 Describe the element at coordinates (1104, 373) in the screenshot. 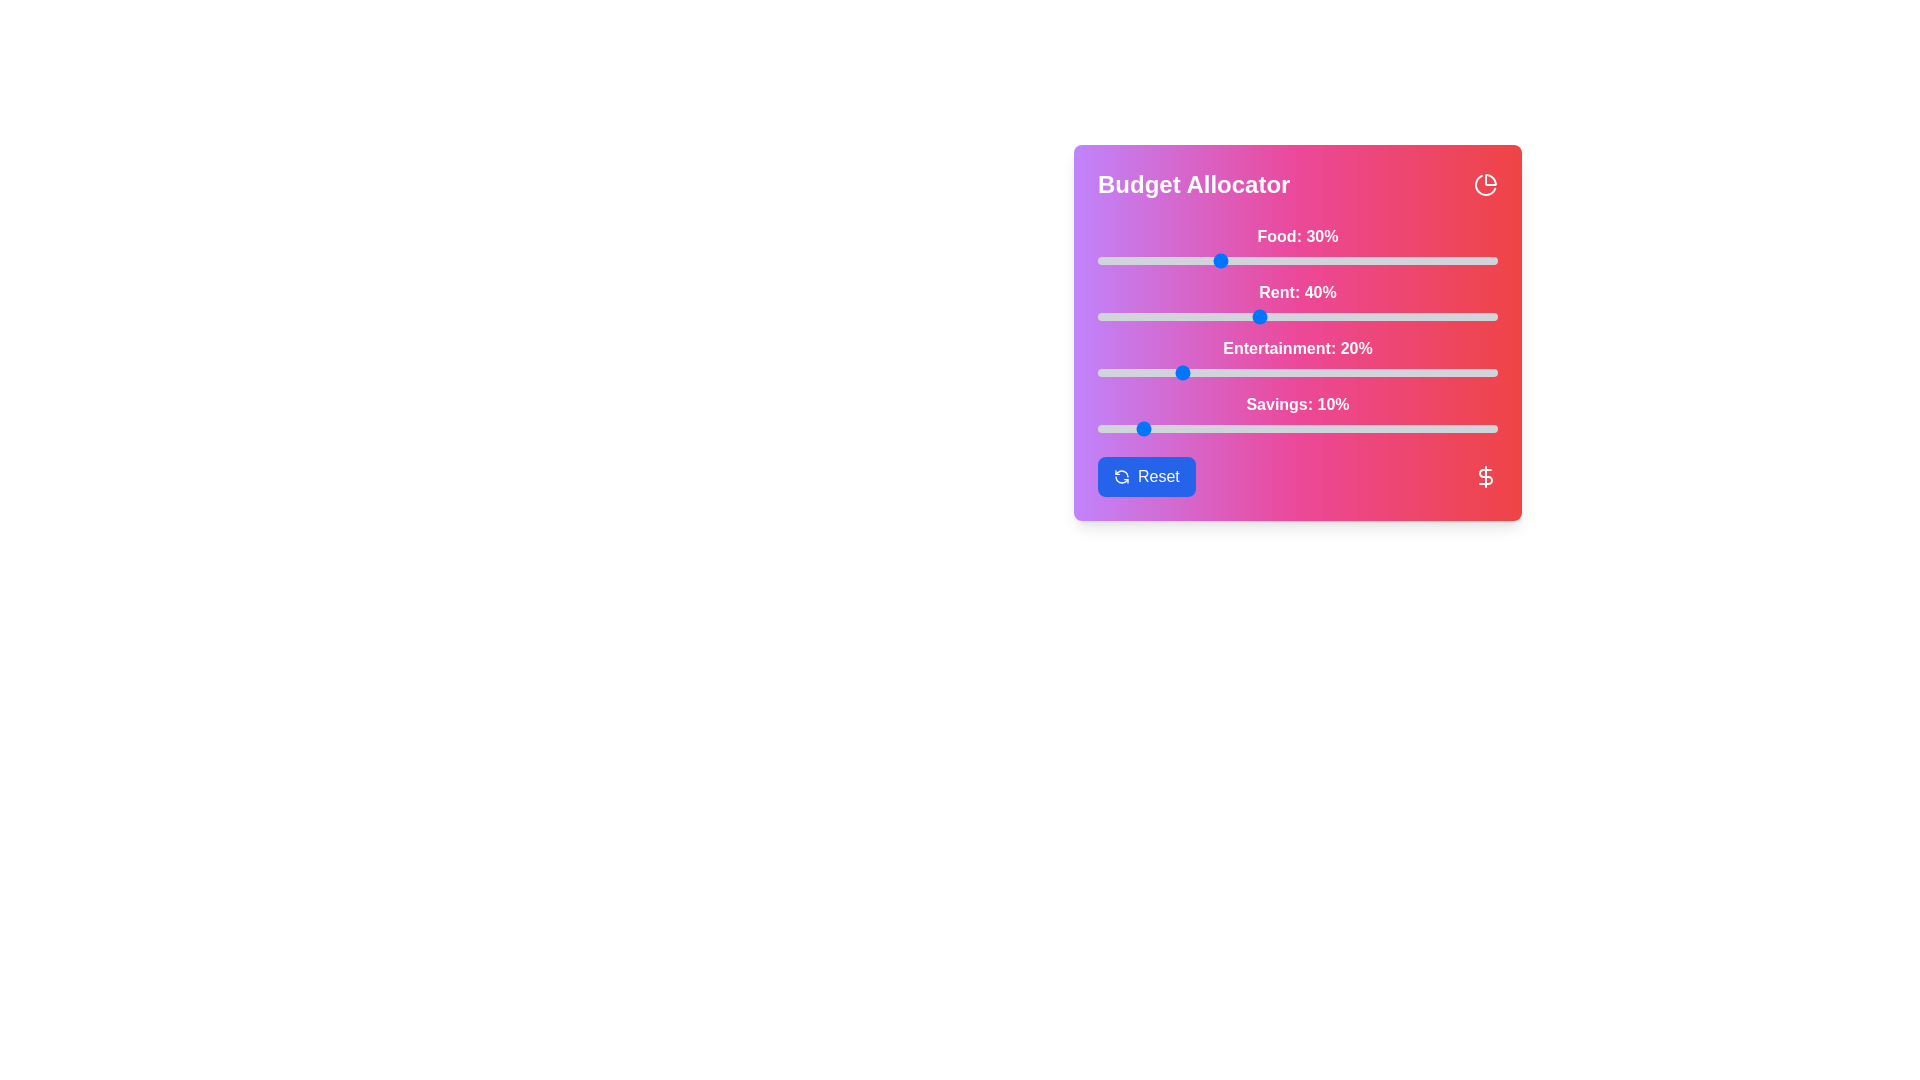

I see `the slider value` at that location.